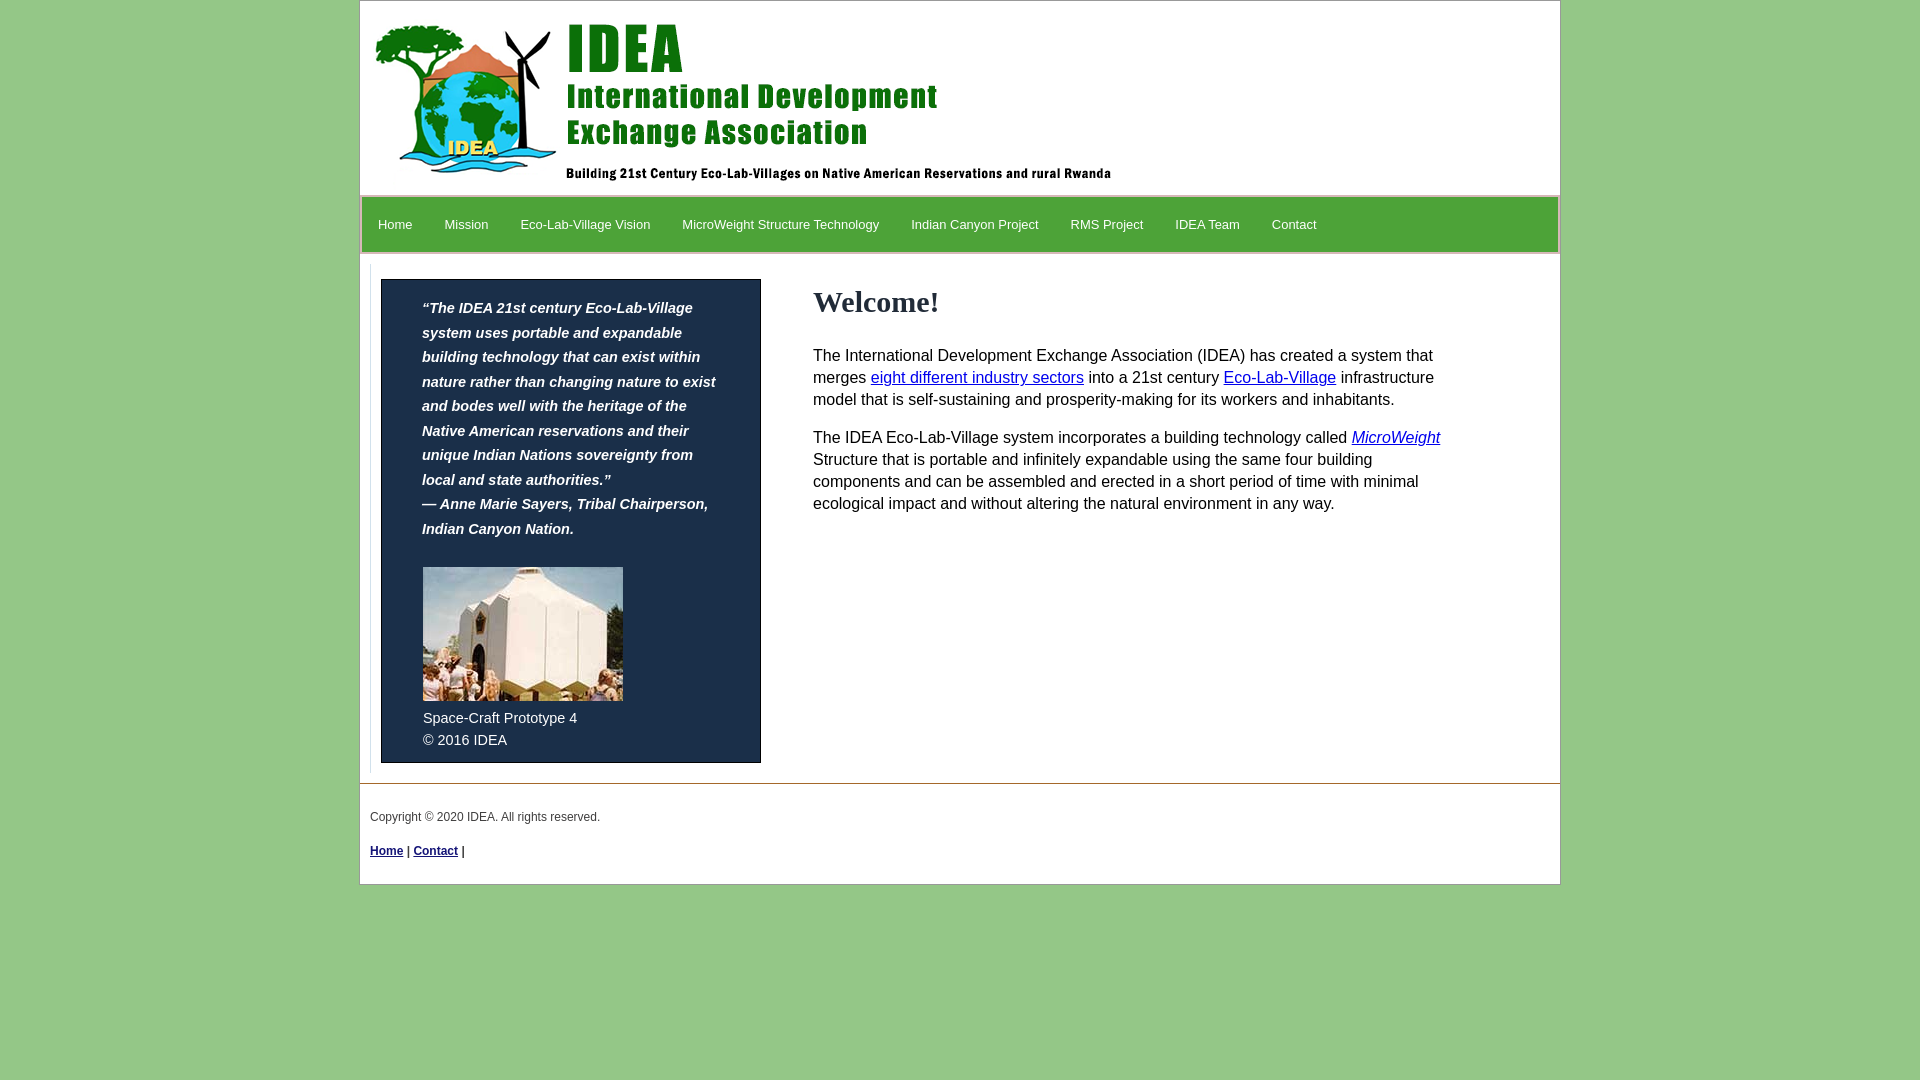 This screenshot has width=1920, height=1080. What do you see at coordinates (584, 224) in the screenshot?
I see `'Eco-Lab-Village Vision'` at bounding box center [584, 224].